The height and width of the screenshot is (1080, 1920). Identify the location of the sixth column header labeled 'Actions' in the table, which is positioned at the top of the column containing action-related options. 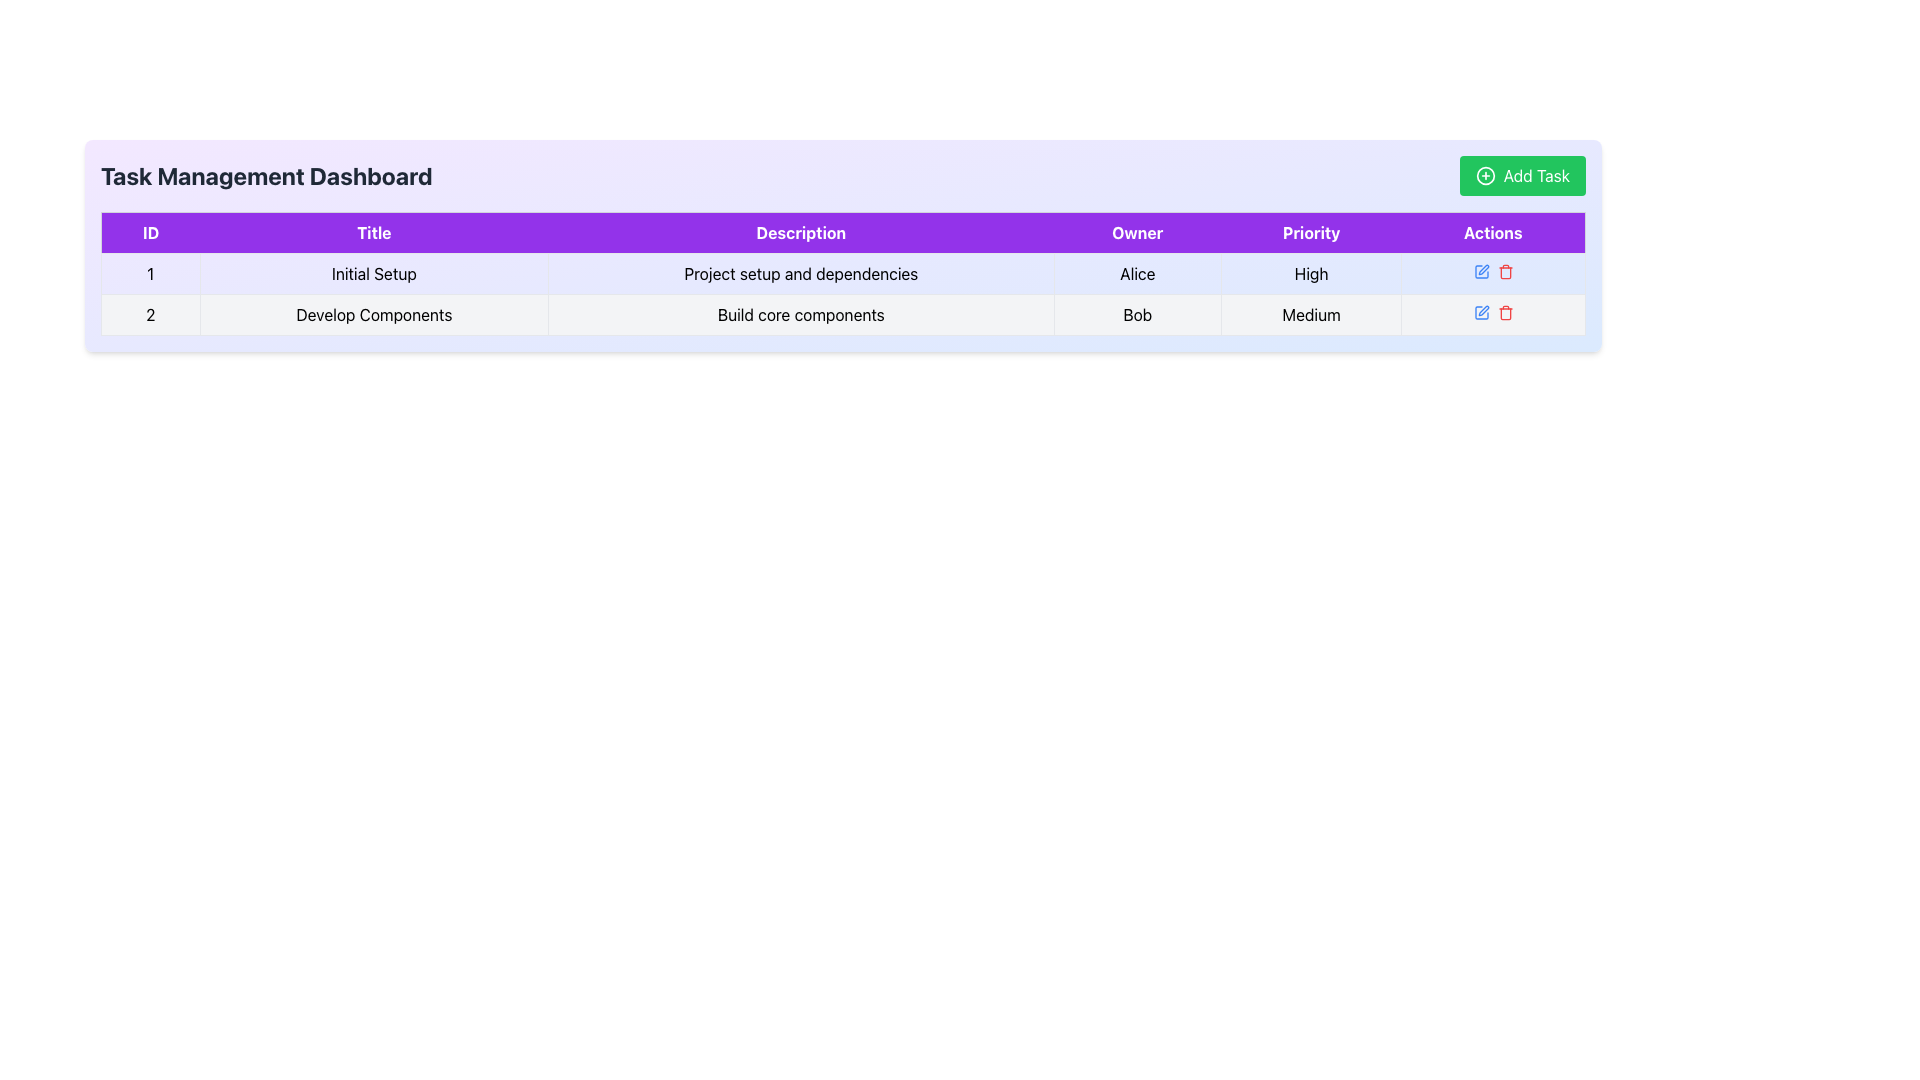
(1493, 231).